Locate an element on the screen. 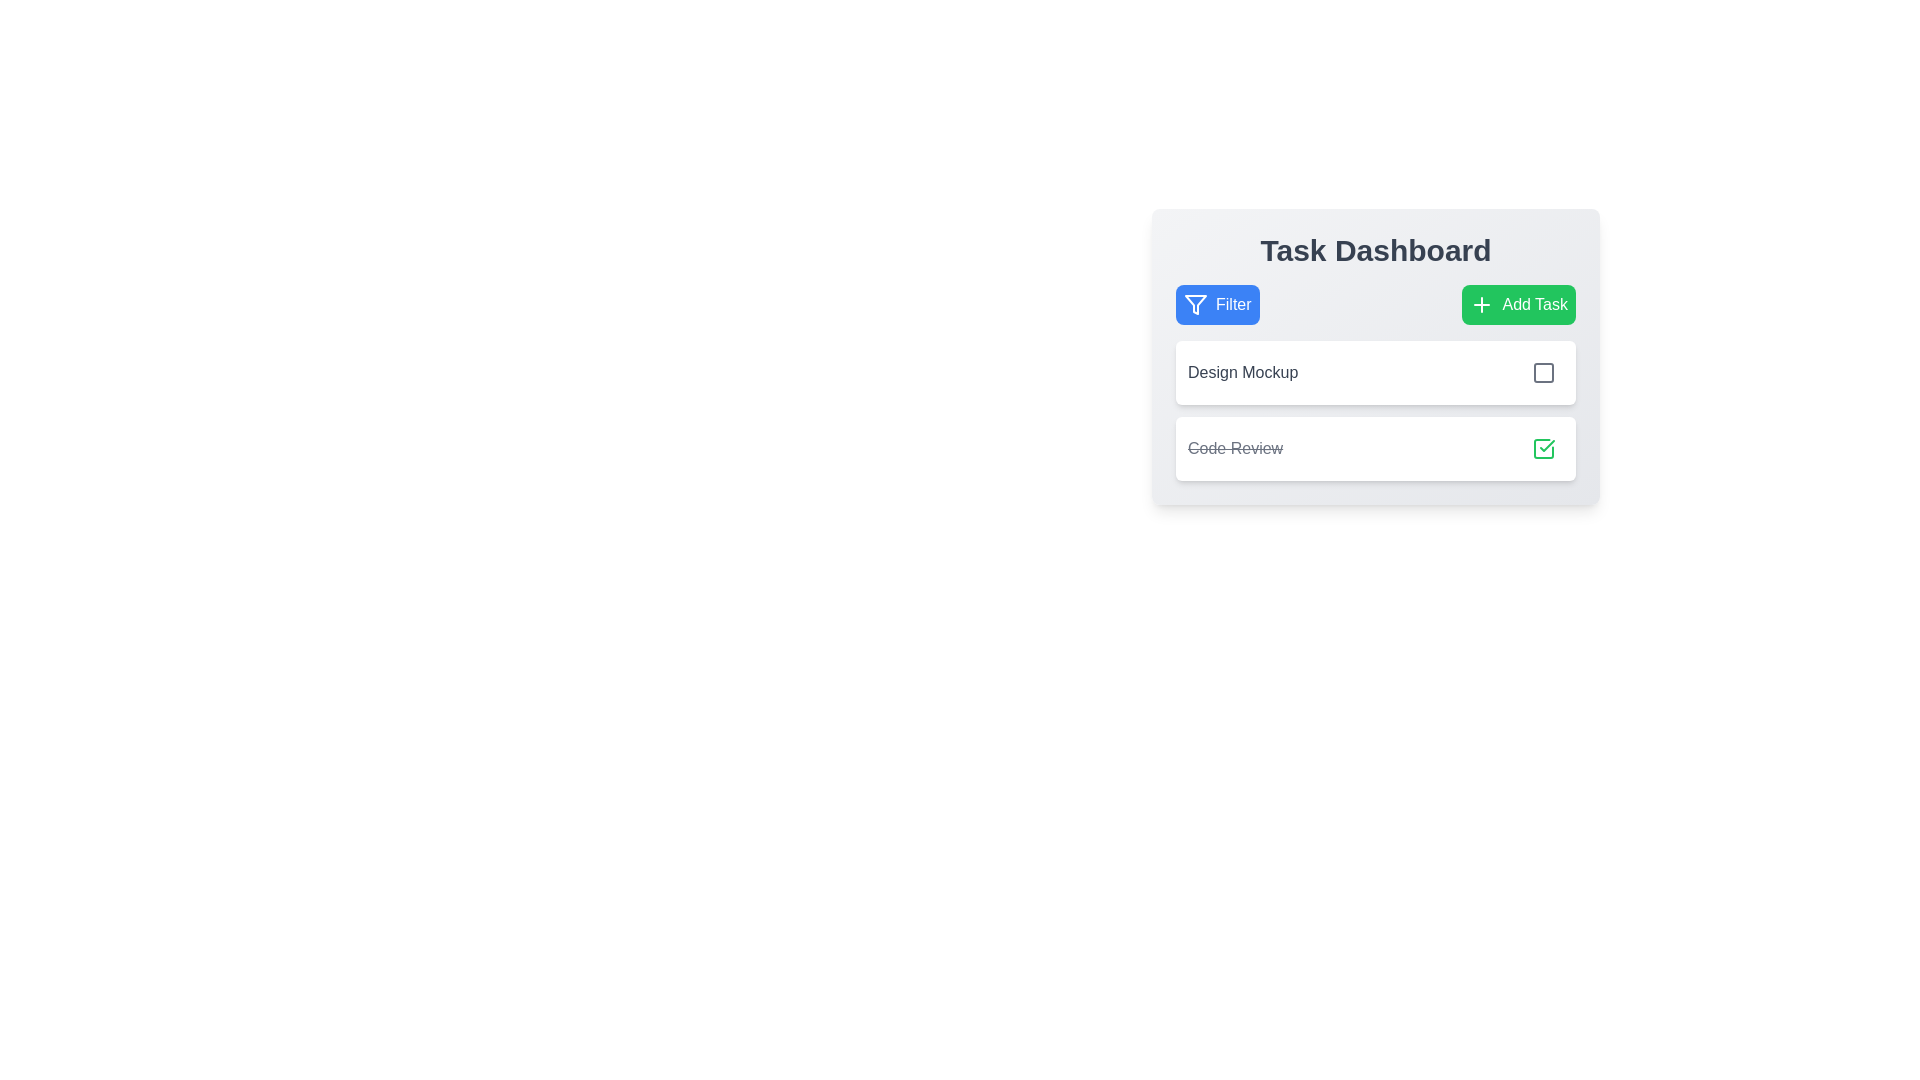 This screenshot has width=1920, height=1080. the plus-shaped icon located inside the green 'Add Task' button in the top-right corner of the task management interface is located at coordinates (1482, 304).